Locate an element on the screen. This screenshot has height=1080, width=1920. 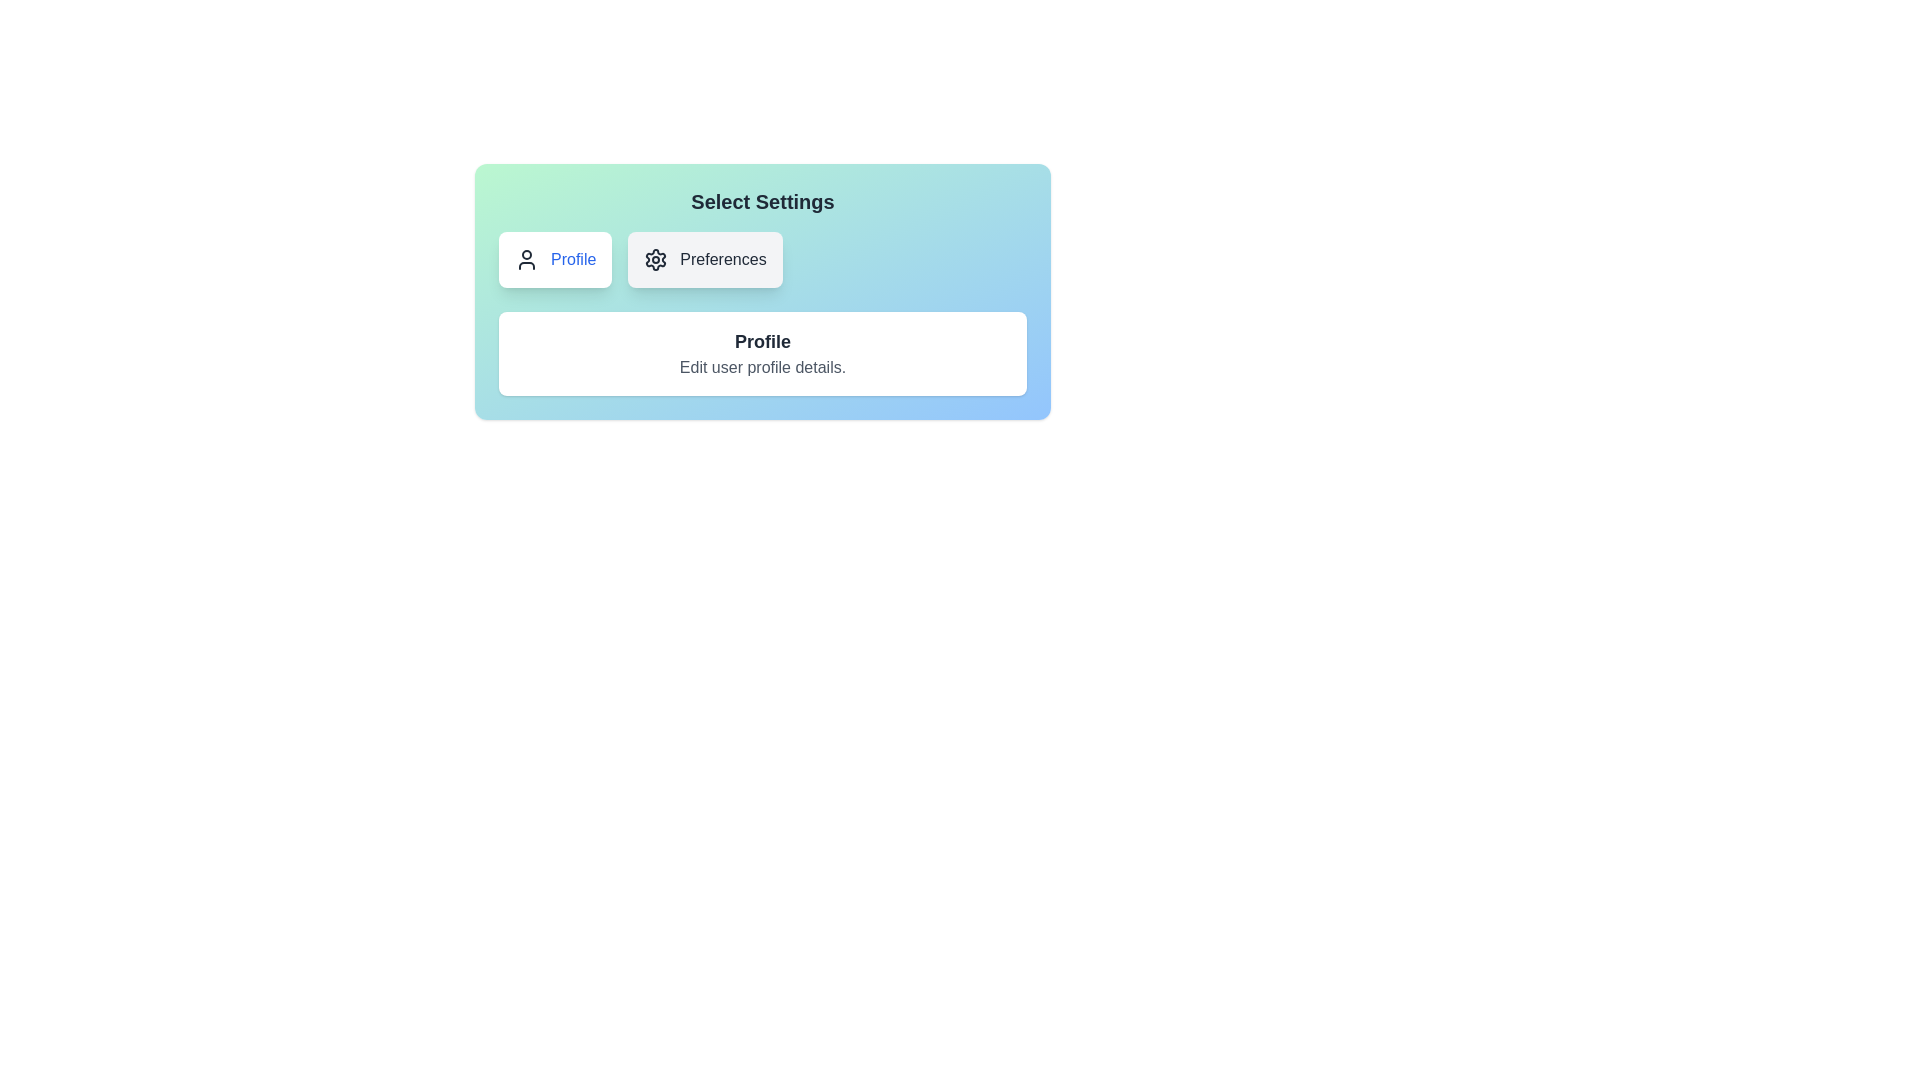
the SVG Icon located to the left of the 'Preferences' text, which serves as a visual indicator for accessing settings or preferences is located at coordinates (656, 258).